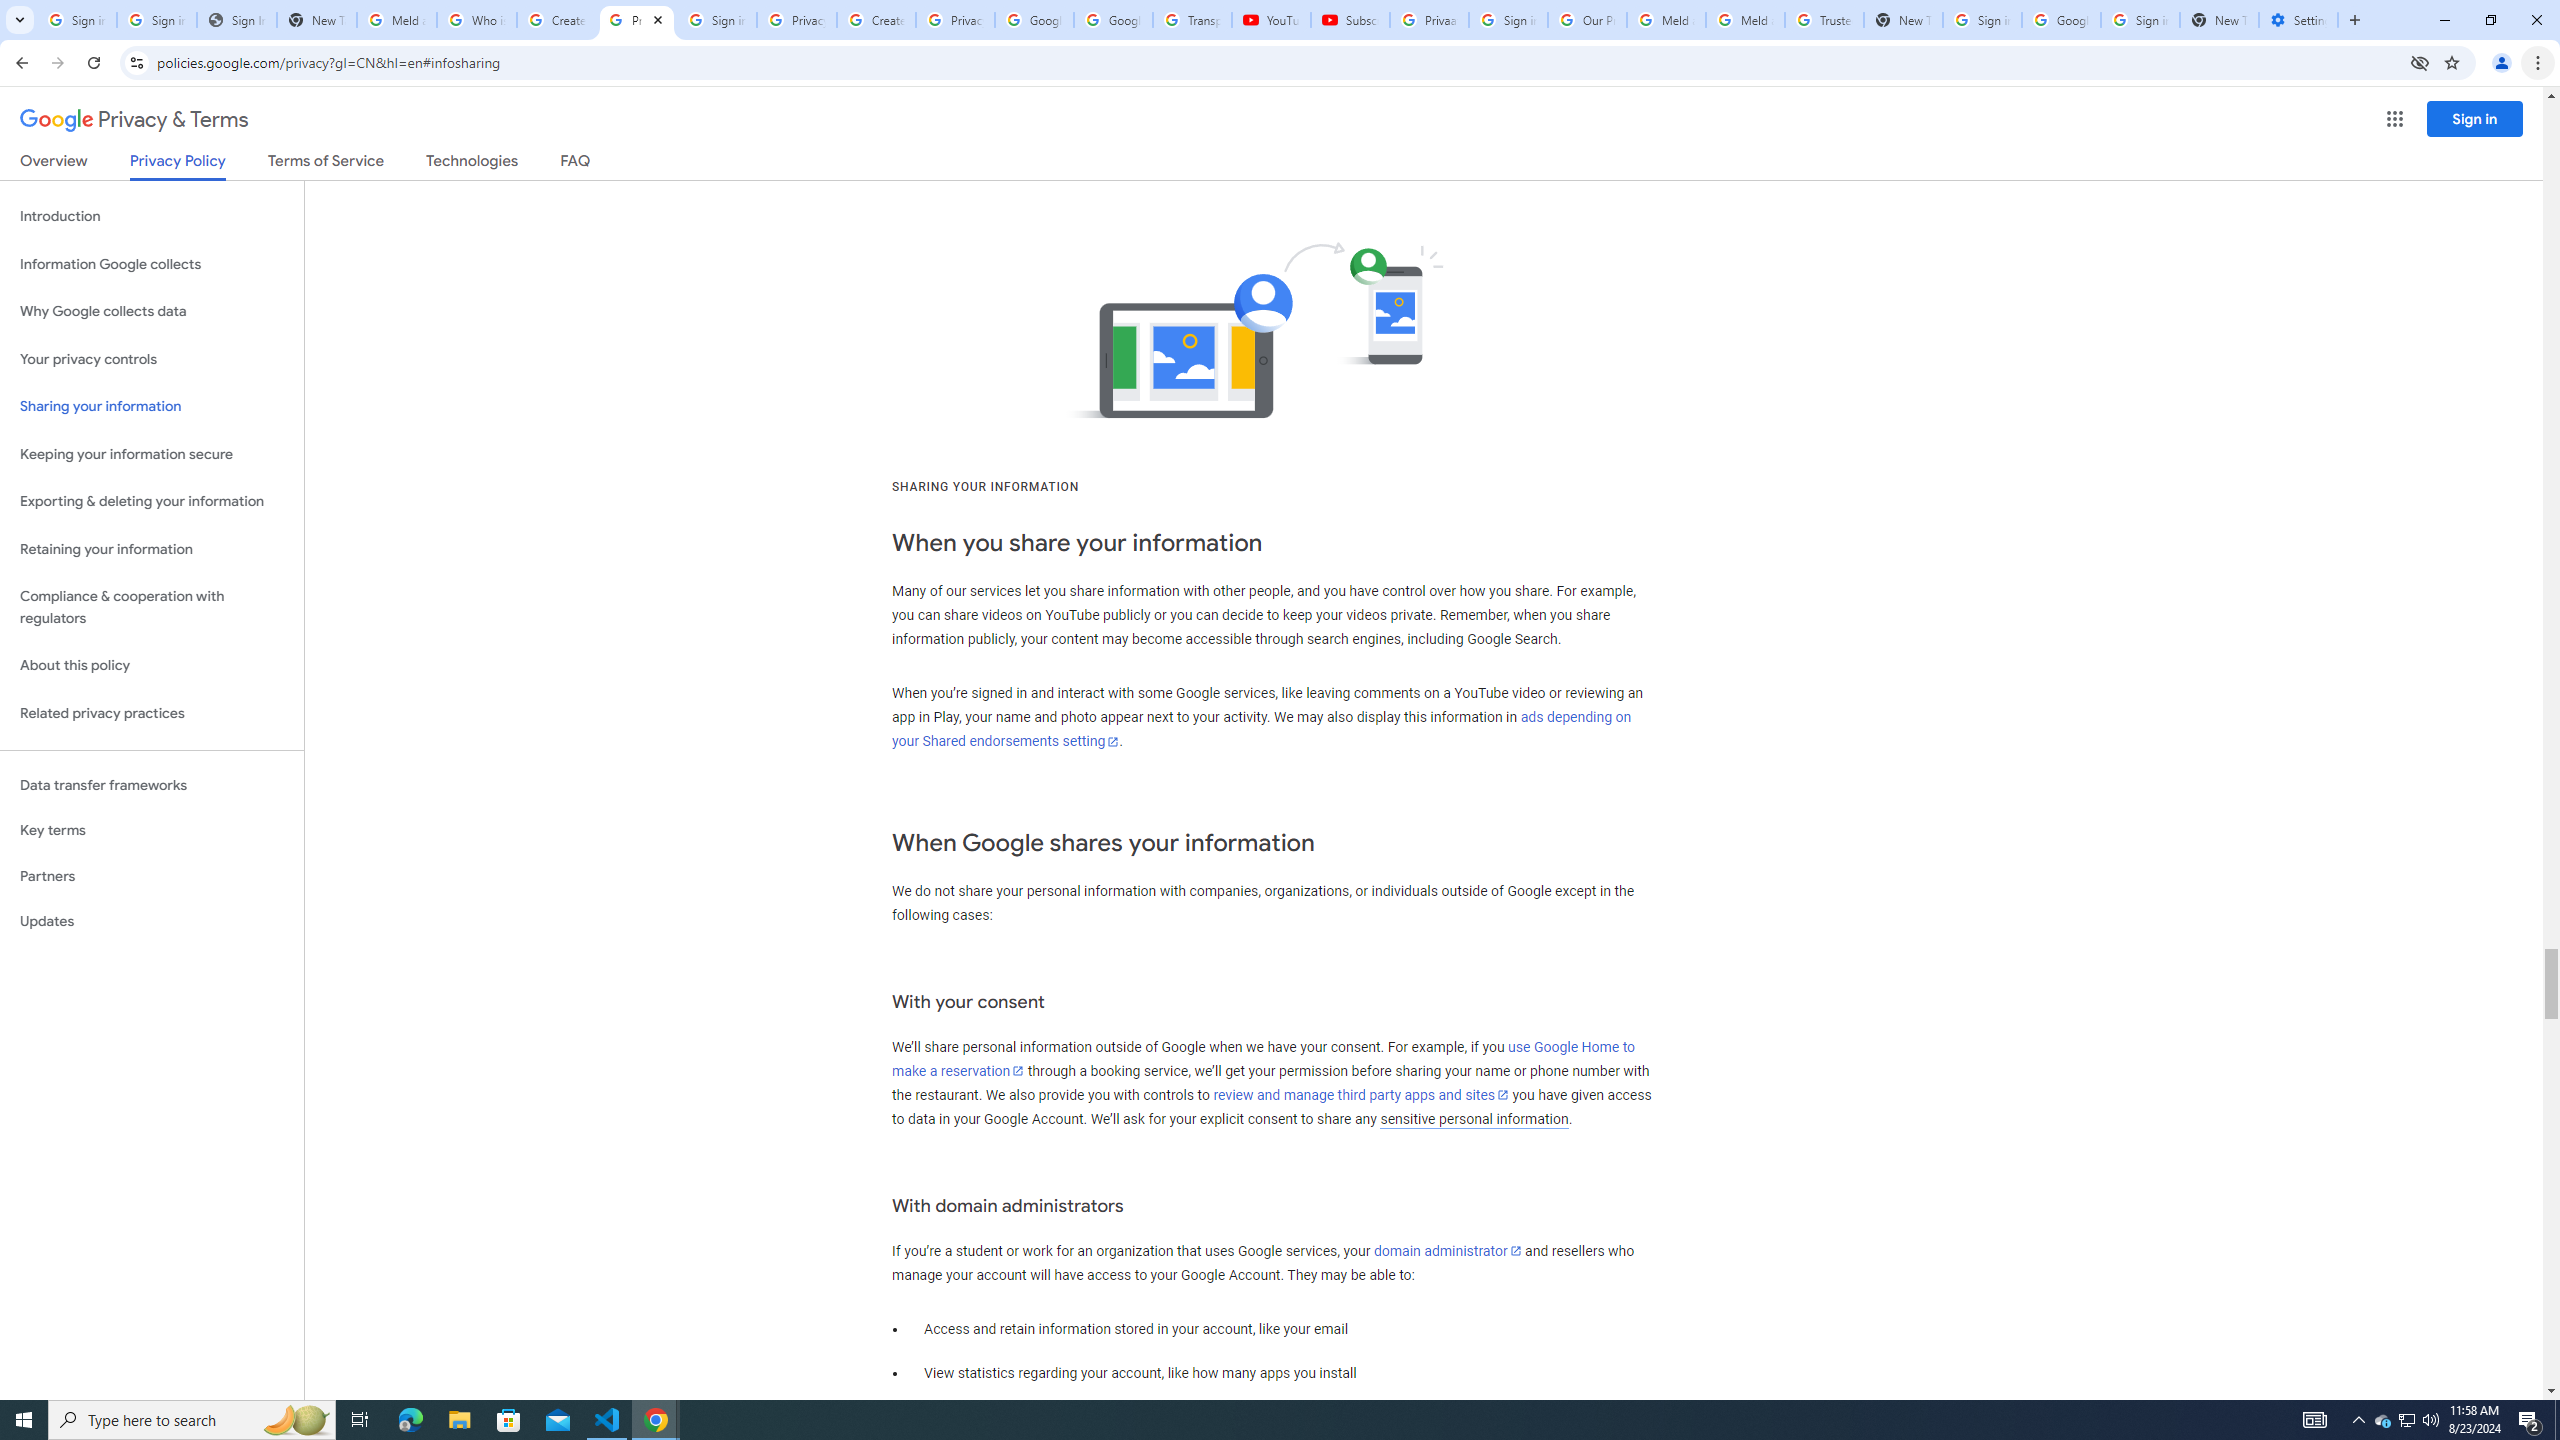  Describe the element at coordinates (2059, 19) in the screenshot. I see `'Google Cybersecurity Innovations - Google Safety Center'` at that location.